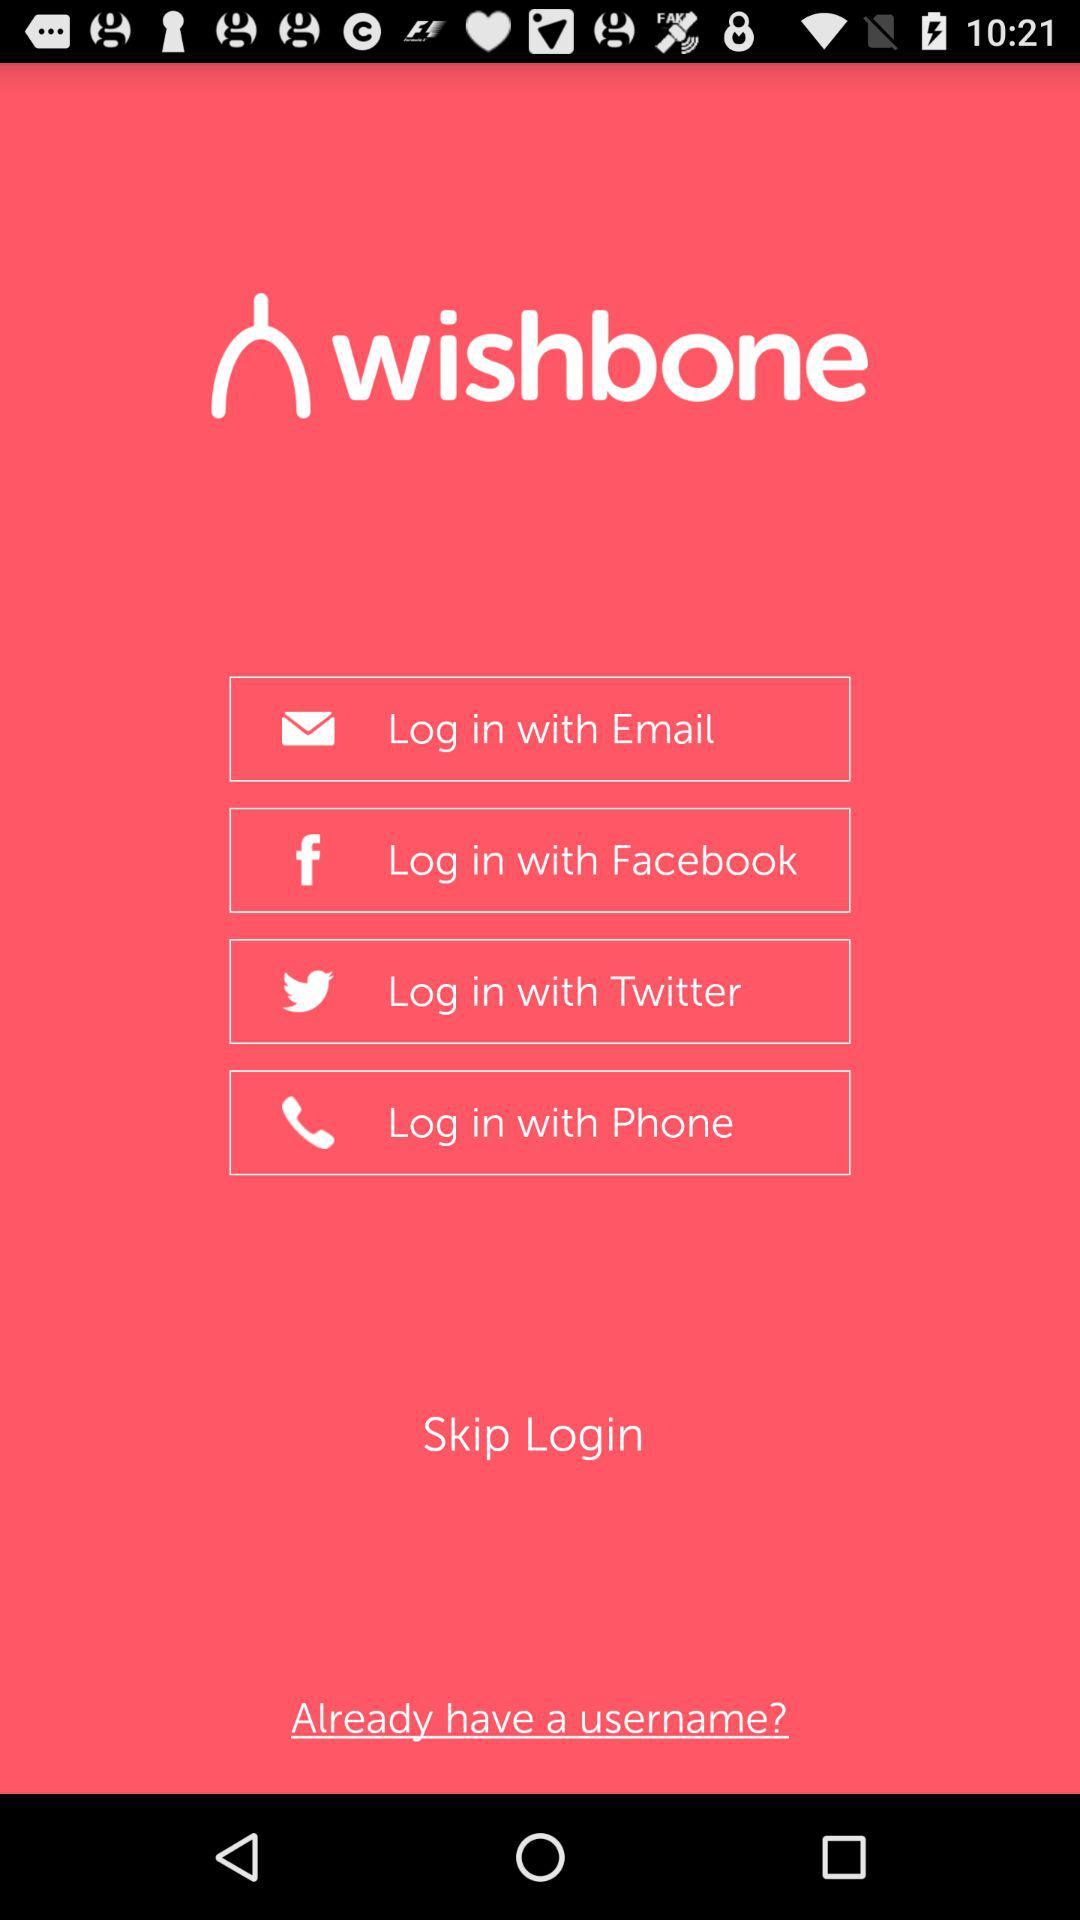 This screenshot has width=1080, height=1920. Describe the element at coordinates (538, 1433) in the screenshot. I see `the item above the already have a item` at that location.